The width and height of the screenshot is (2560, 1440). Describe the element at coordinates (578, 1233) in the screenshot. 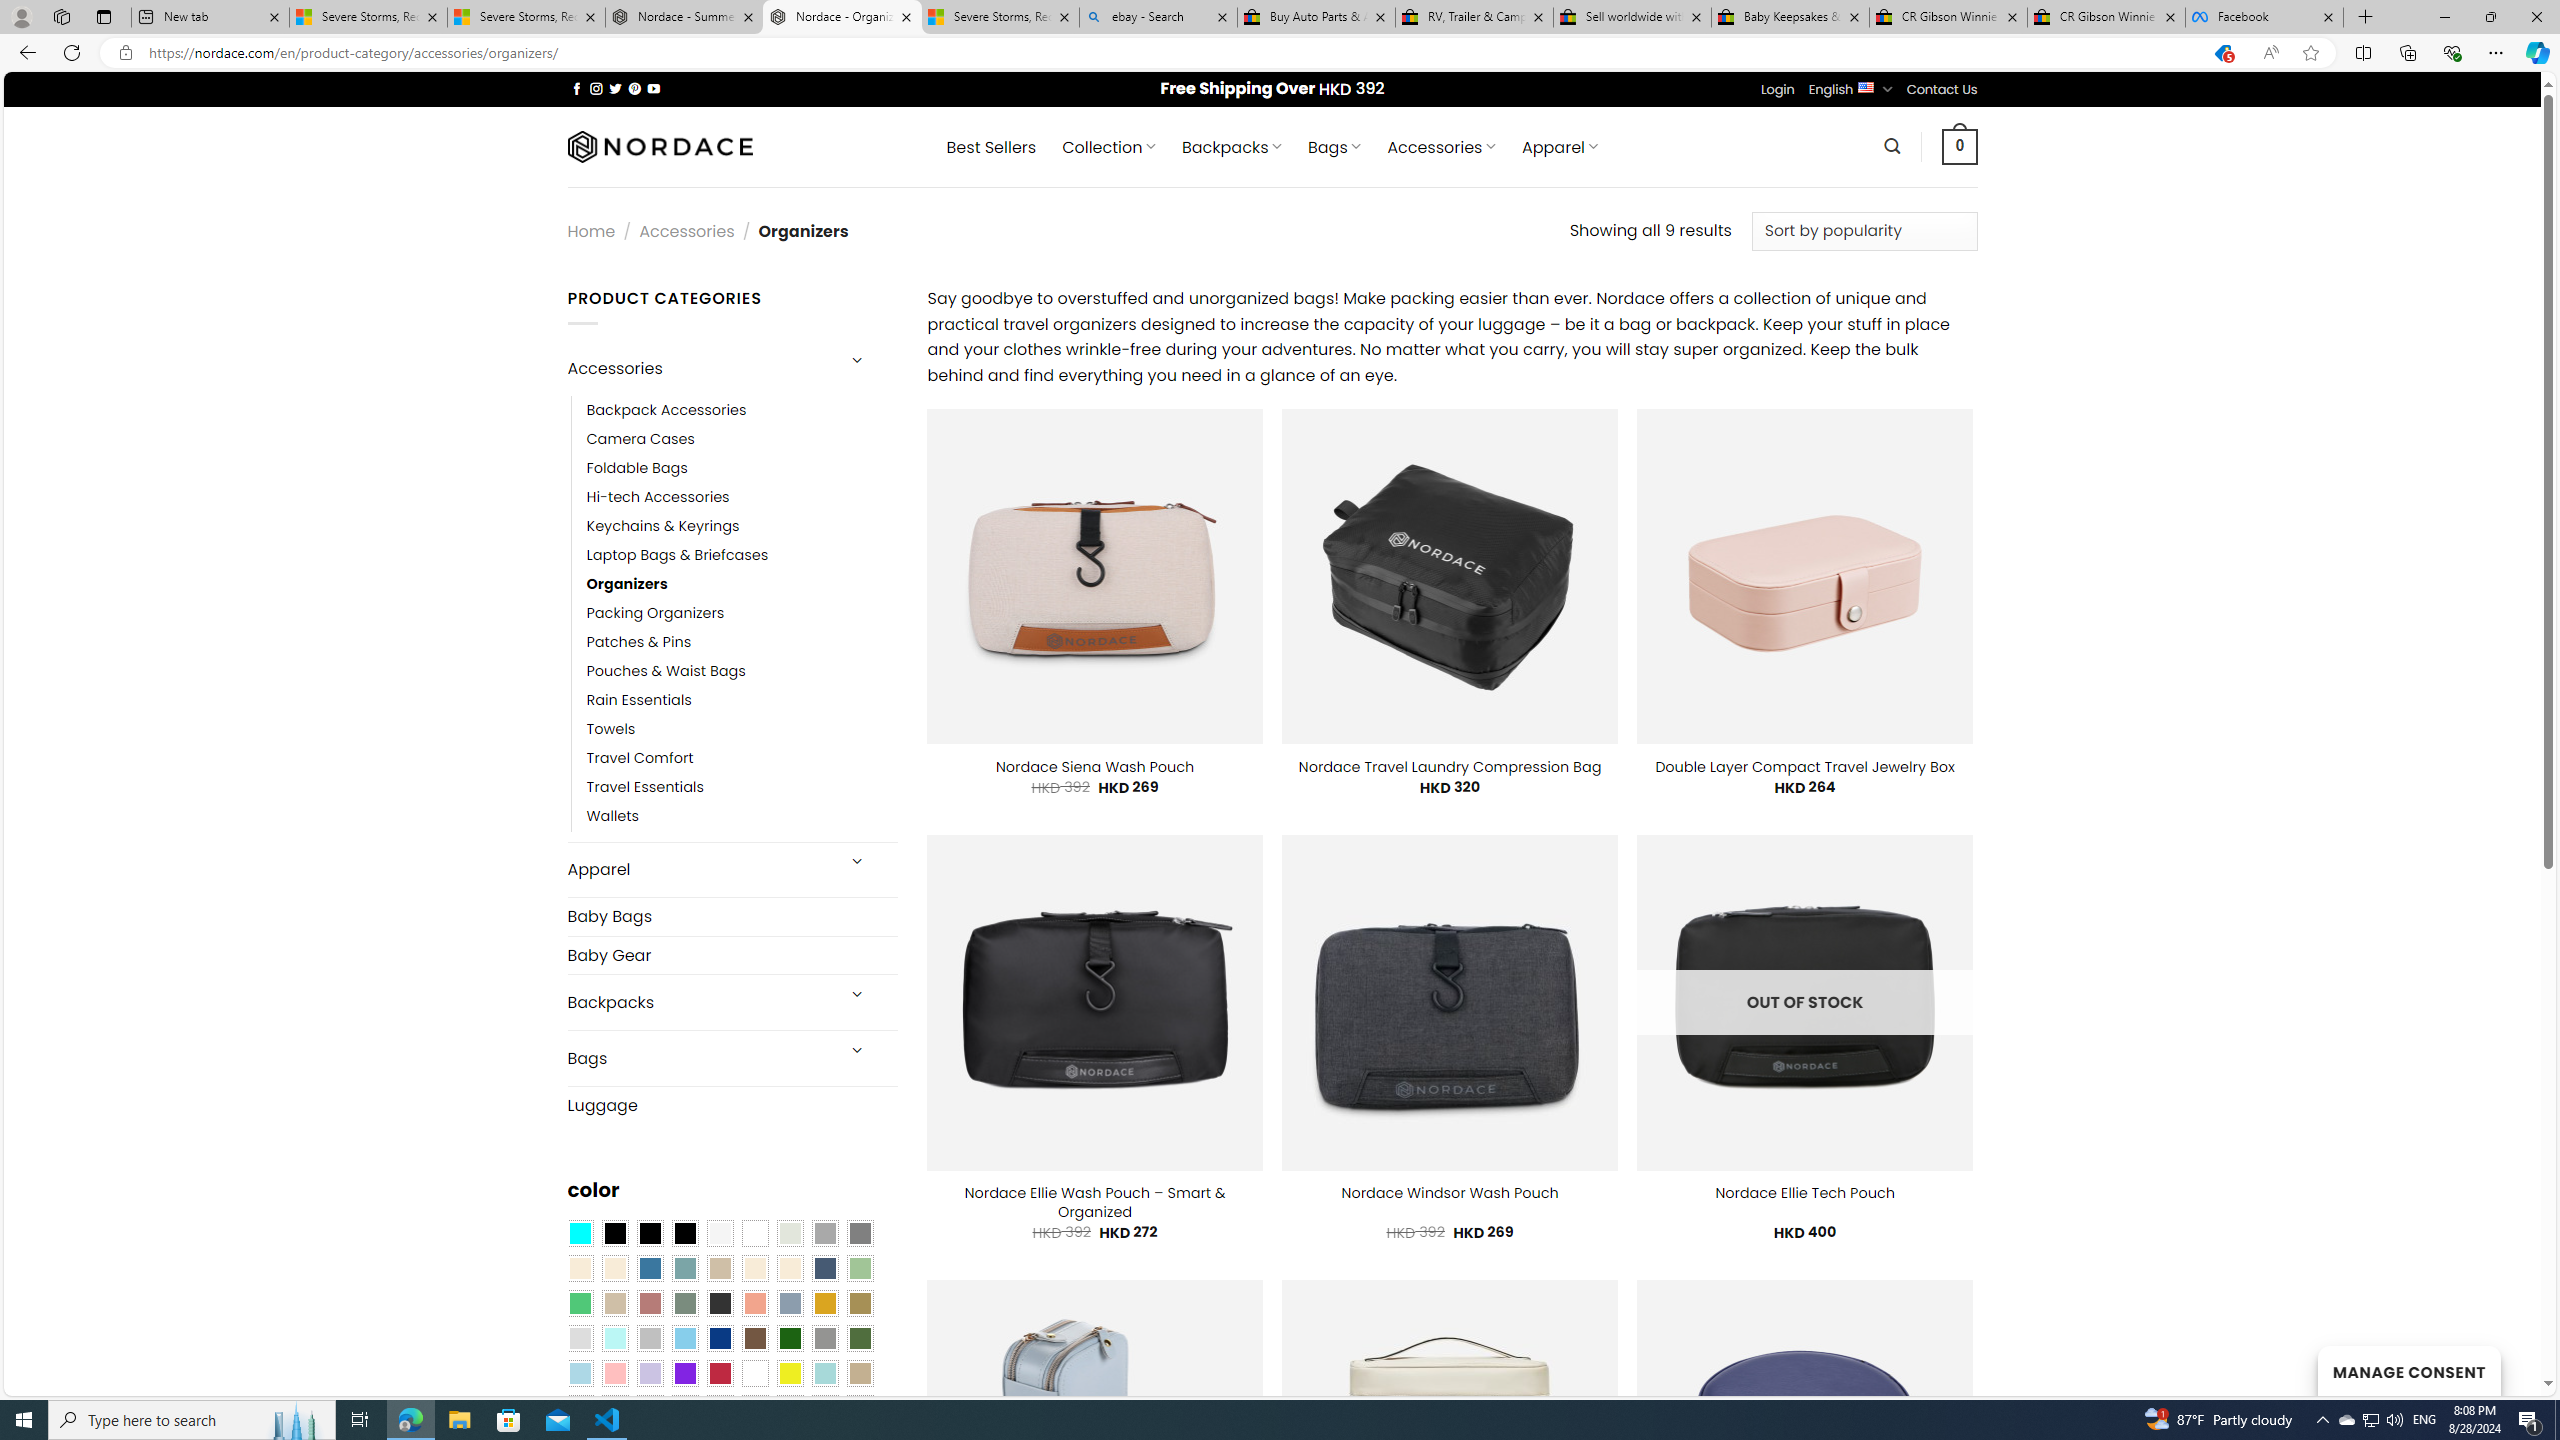

I see `'Aqua Blue'` at that location.